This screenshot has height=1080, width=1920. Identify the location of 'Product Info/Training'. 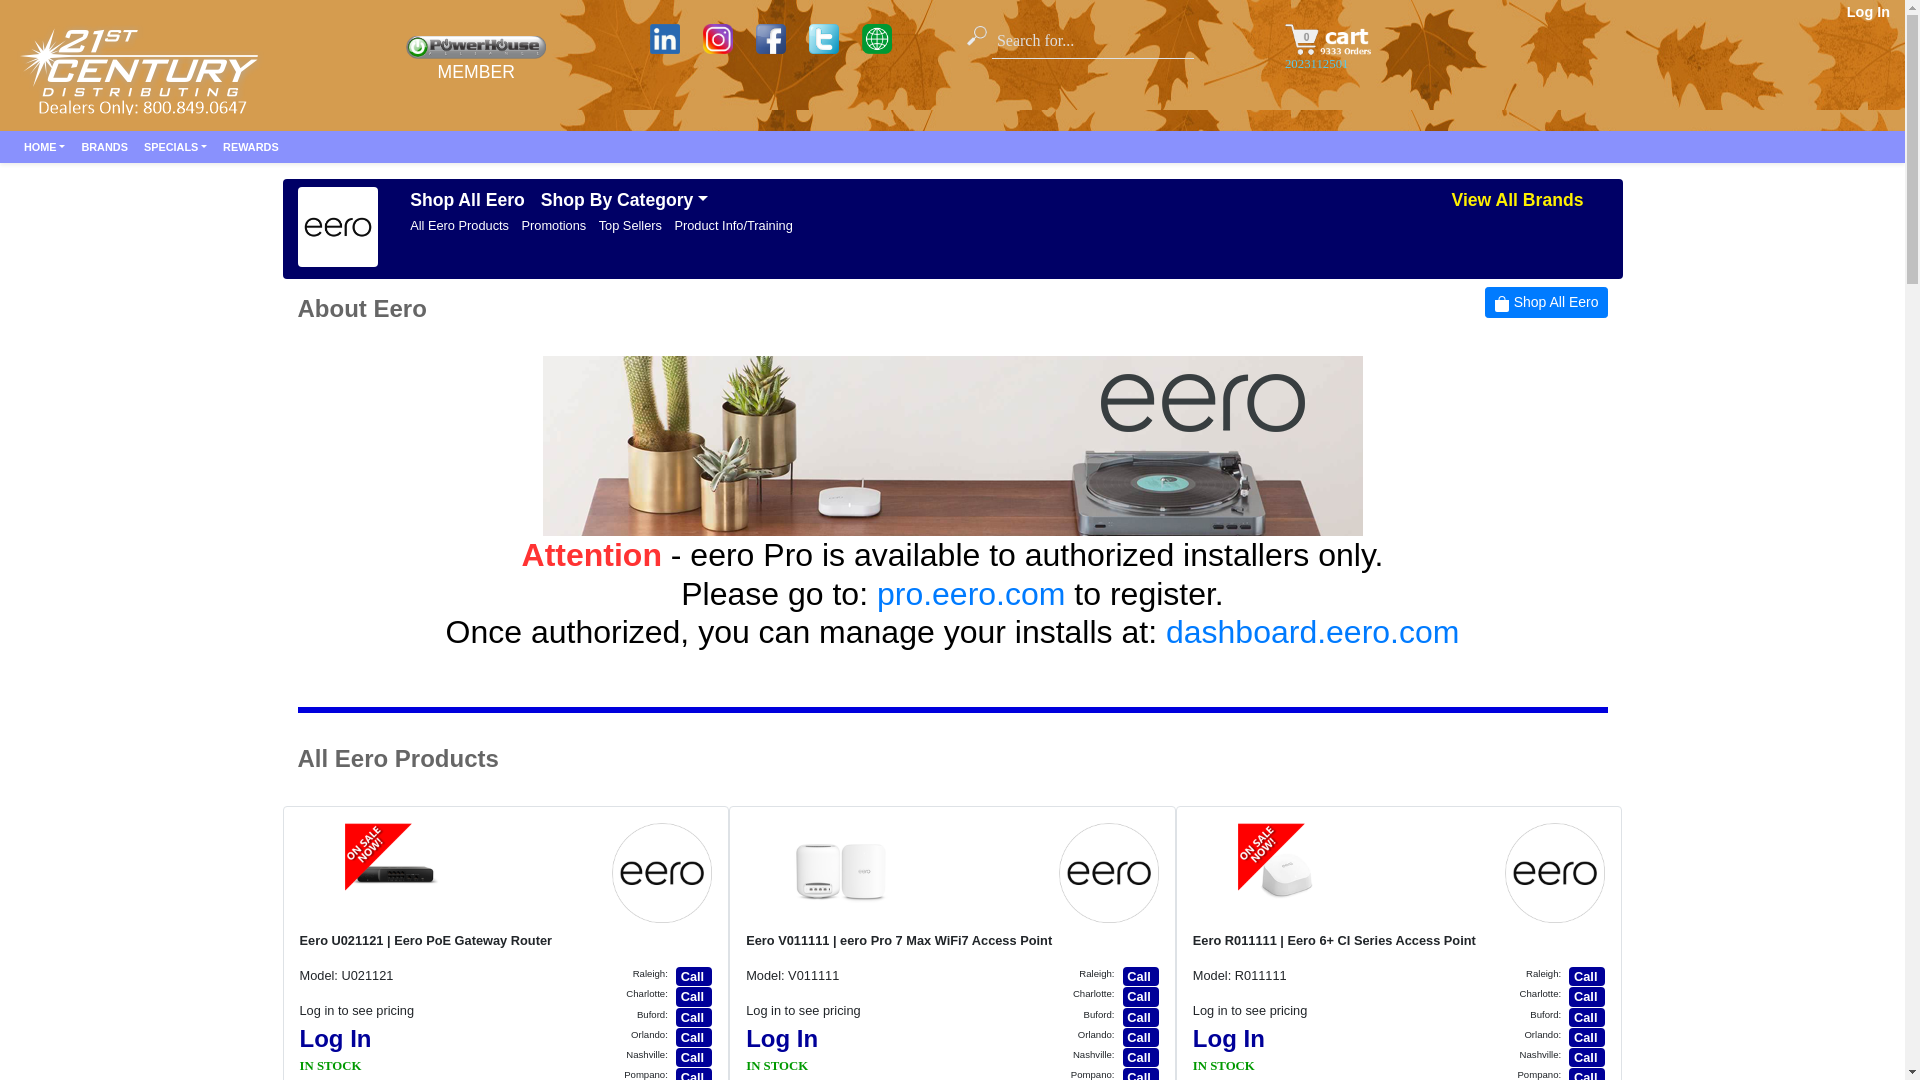
(732, 225).